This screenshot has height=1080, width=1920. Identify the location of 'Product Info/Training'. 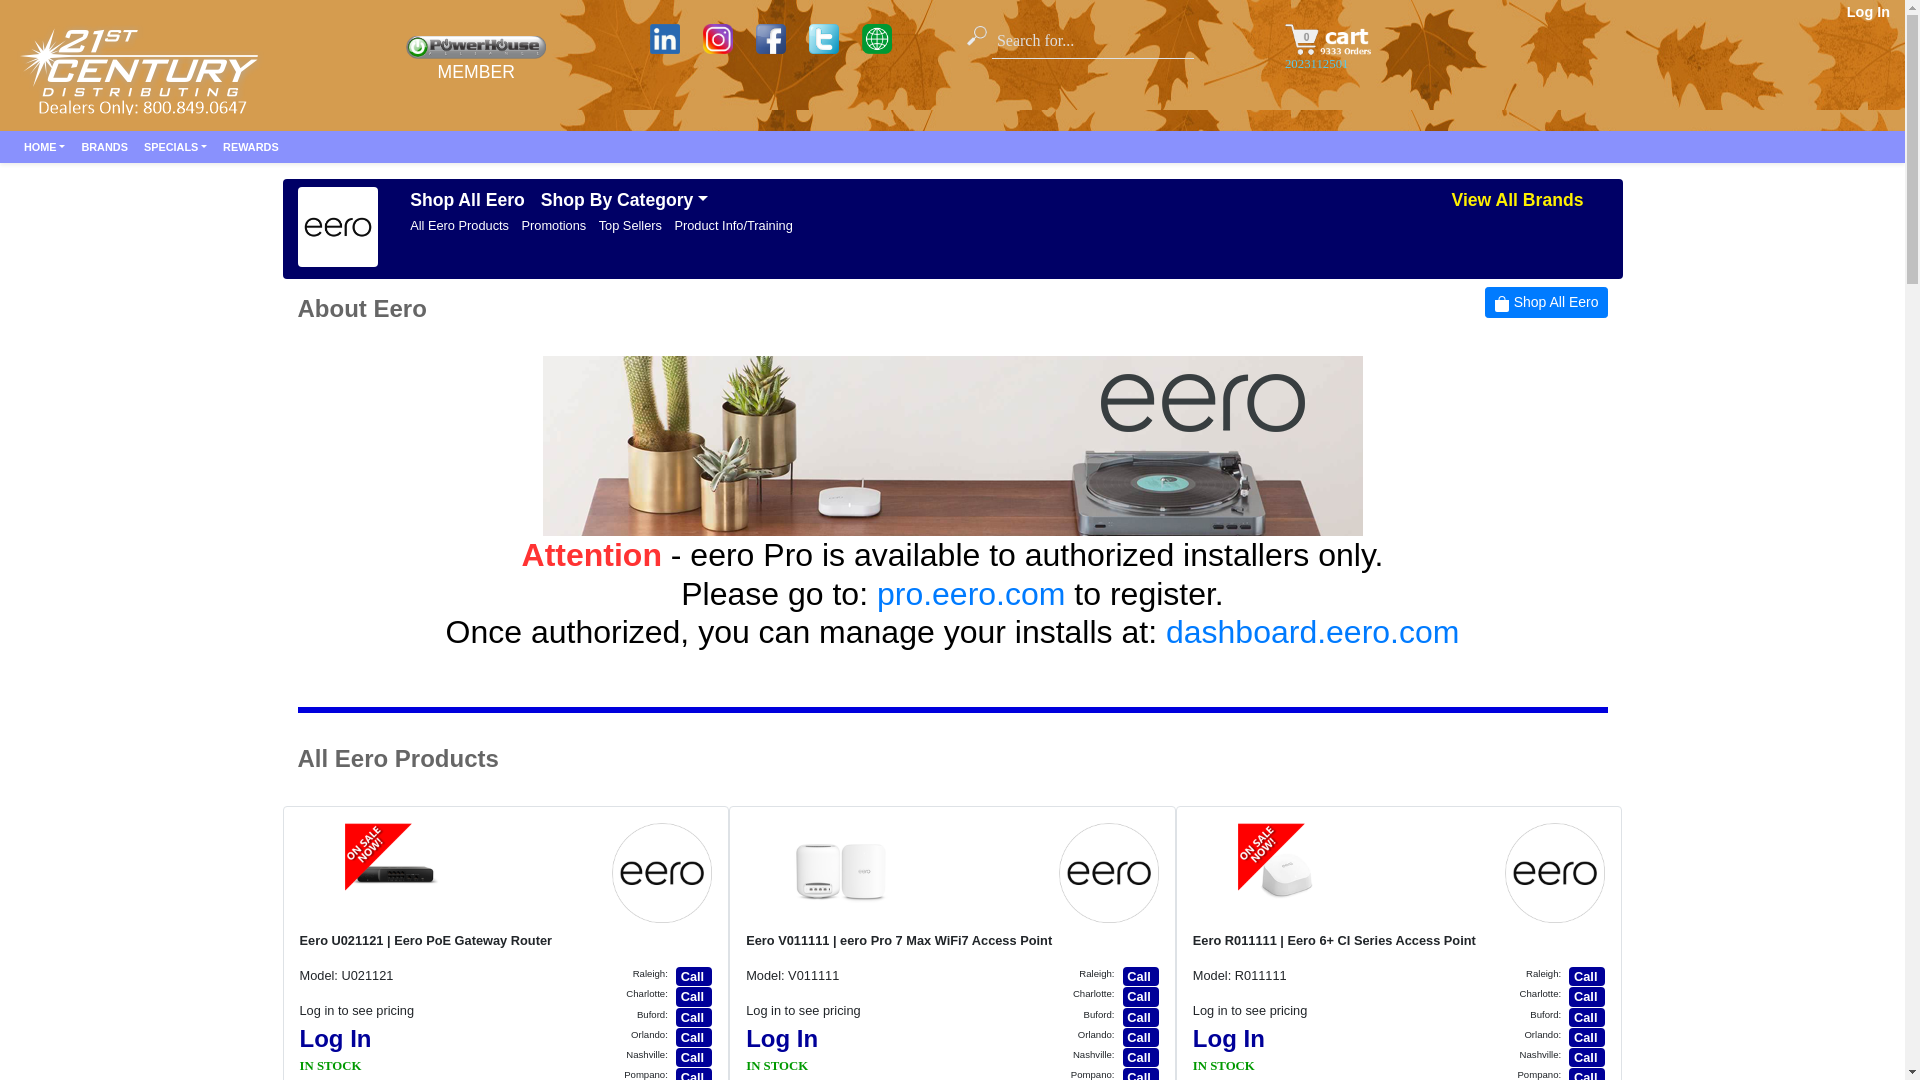
(732, 225).